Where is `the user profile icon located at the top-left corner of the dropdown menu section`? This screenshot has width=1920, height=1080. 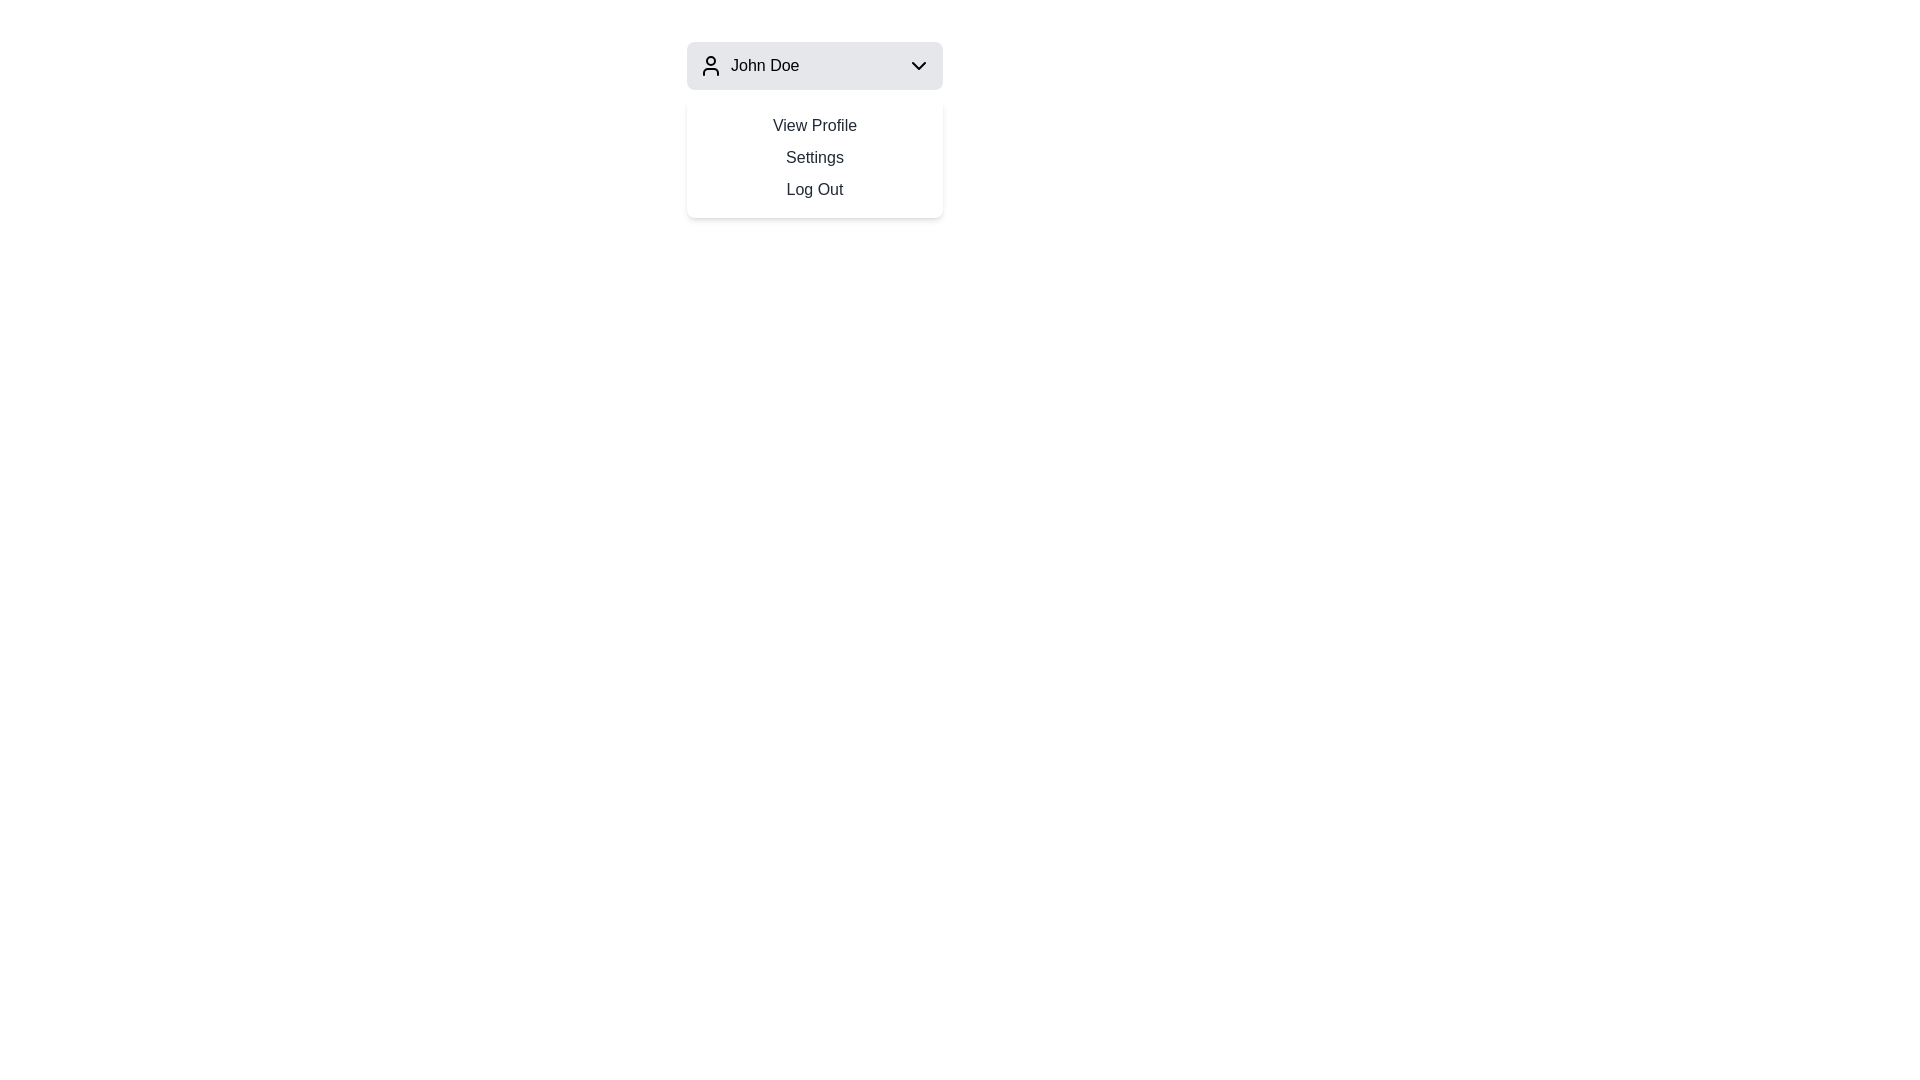 the user profile icon located at the top-left corner of the dropdown menu section is located at coordinates (710, 64).